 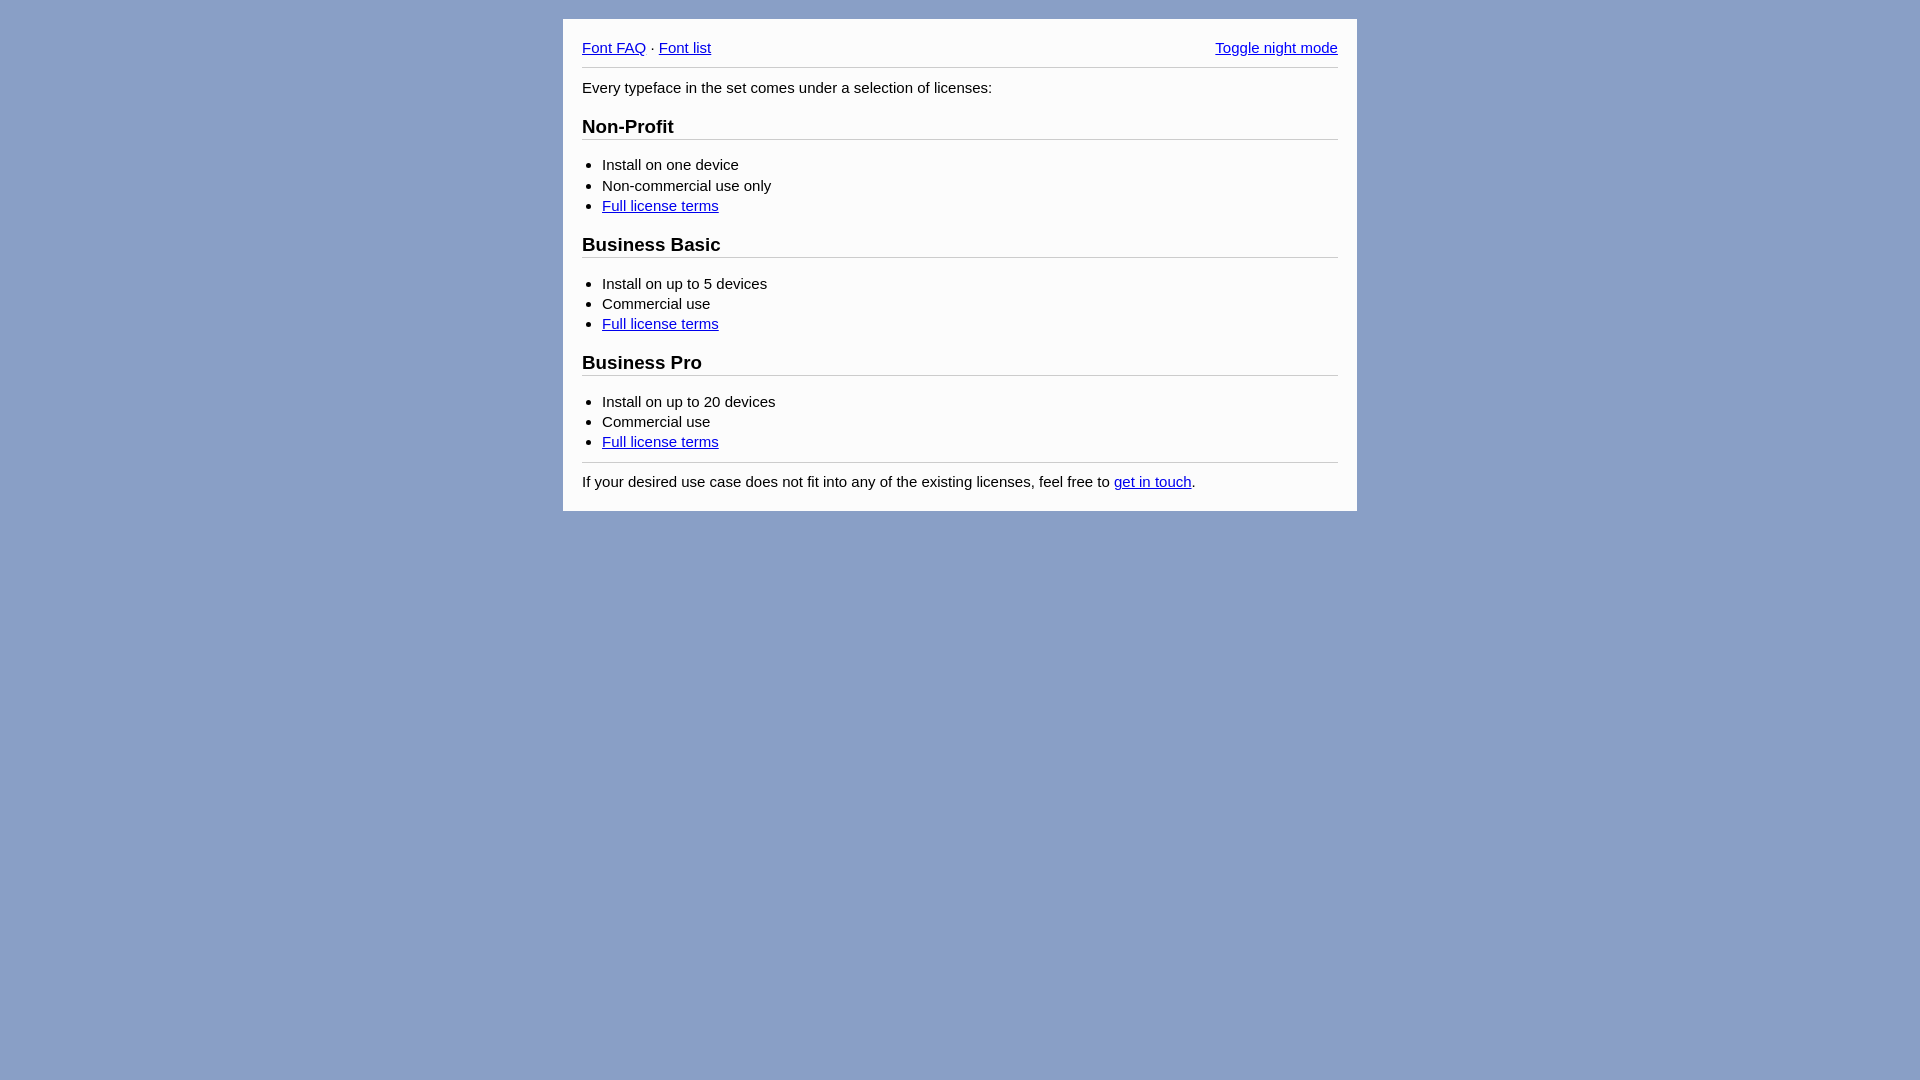 I want to click on 'Business Pro', so click(x=642, y=362).